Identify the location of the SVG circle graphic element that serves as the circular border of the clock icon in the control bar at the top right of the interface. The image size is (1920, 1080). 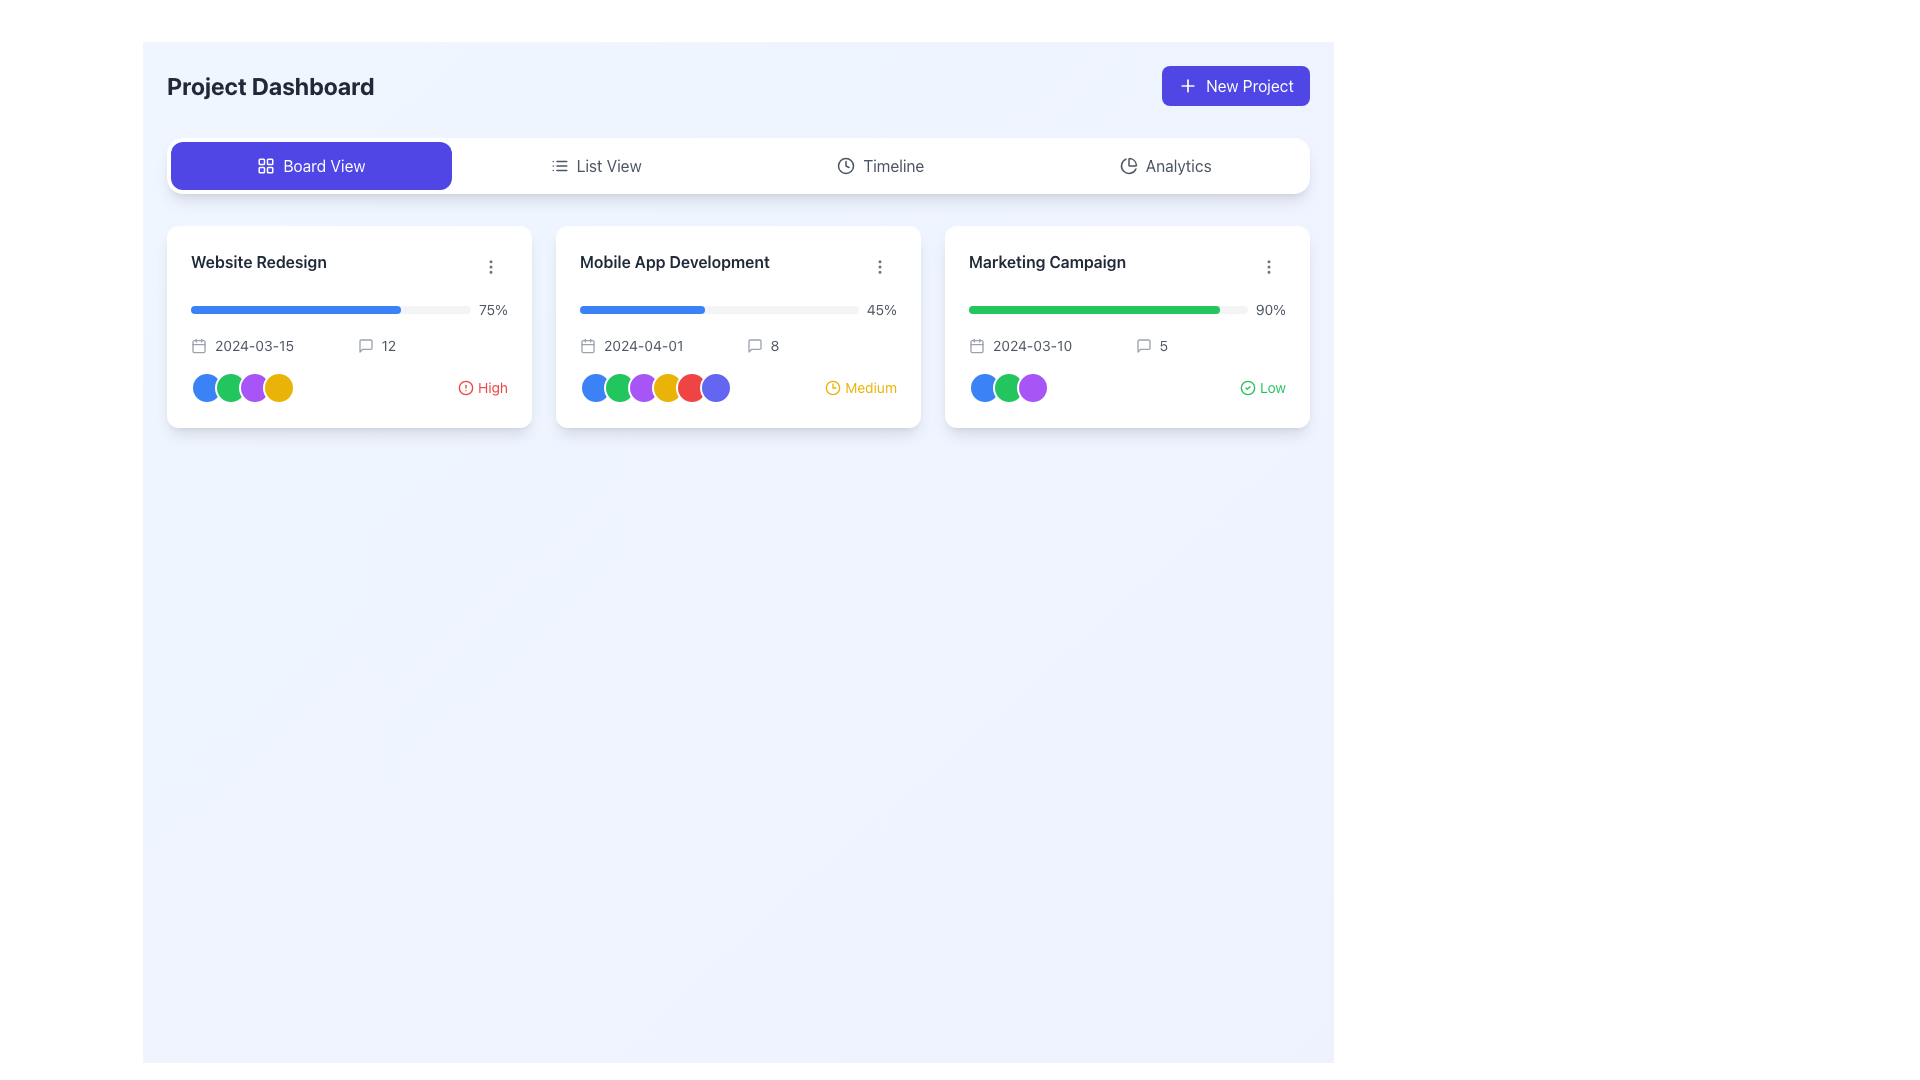
(846, 164).